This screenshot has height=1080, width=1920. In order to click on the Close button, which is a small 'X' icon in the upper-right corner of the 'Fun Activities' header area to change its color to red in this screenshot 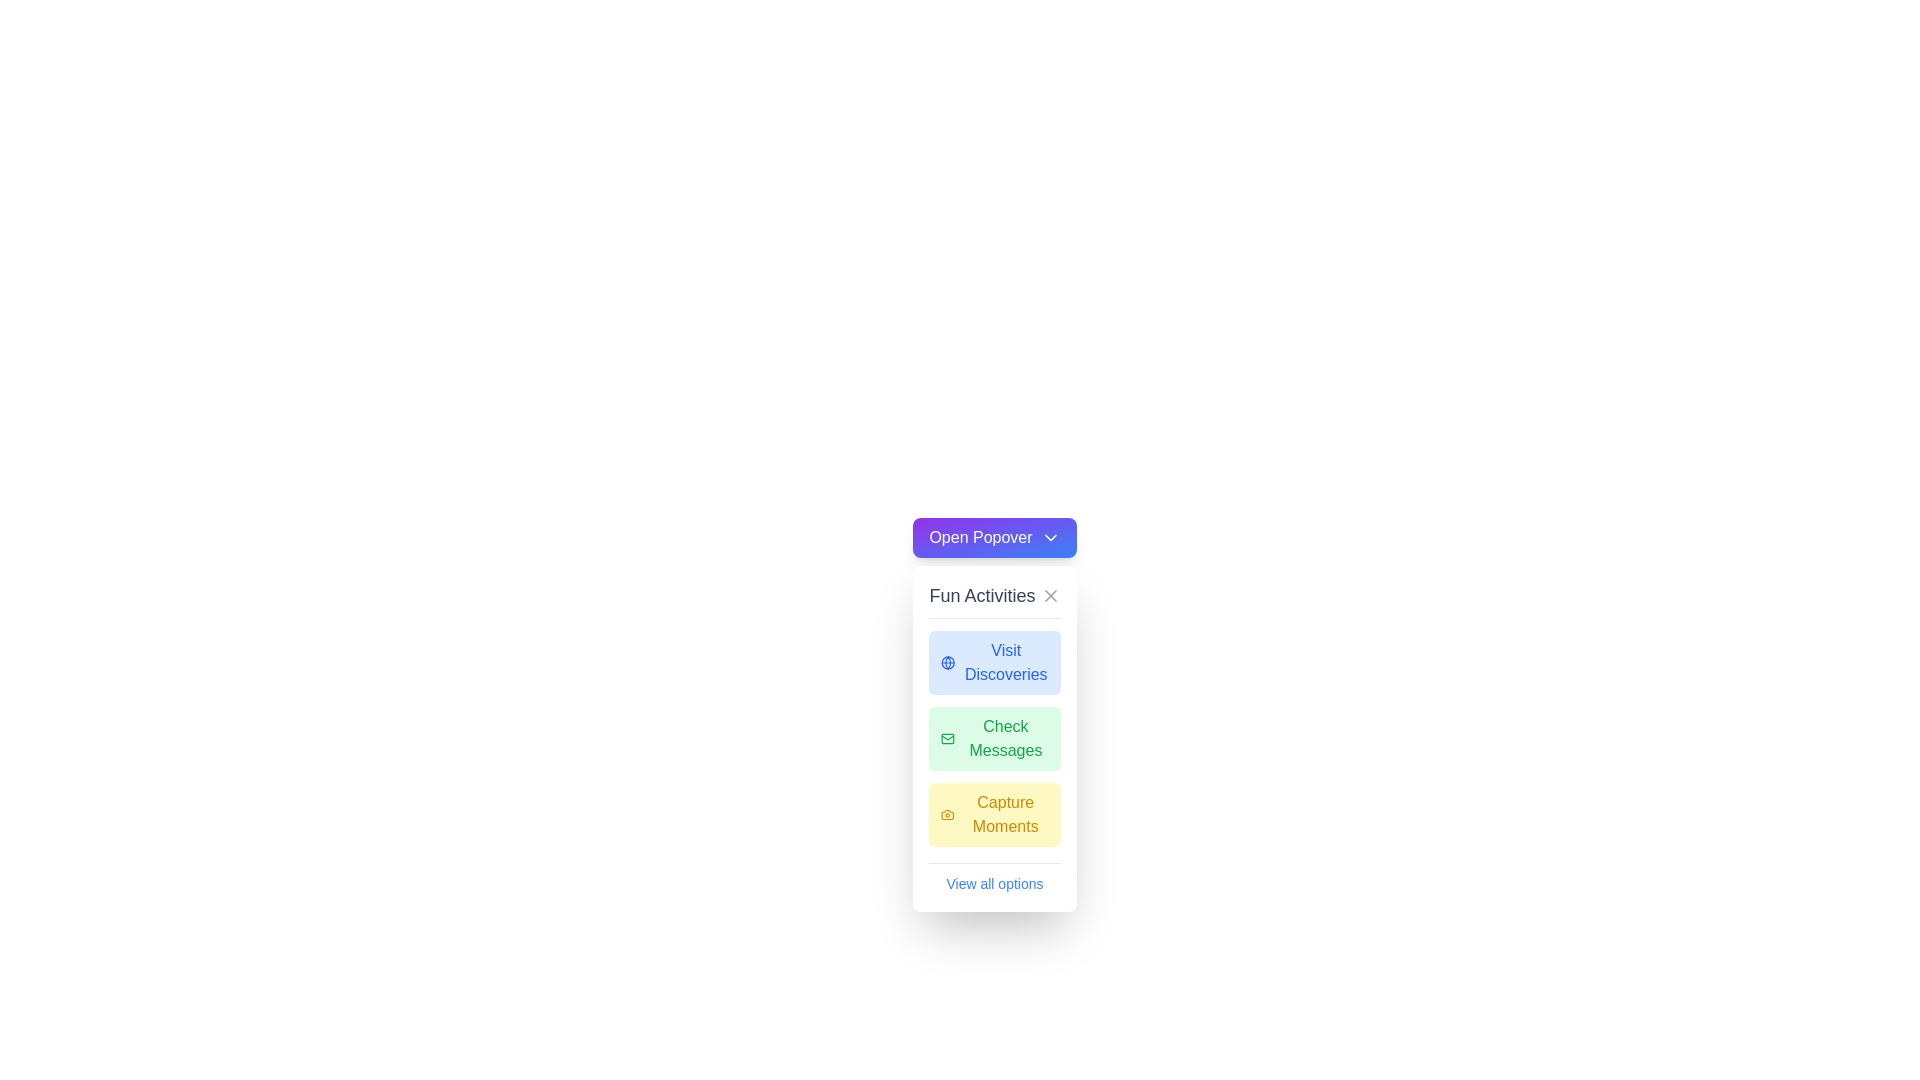, I will do `click(1049, 595)`.